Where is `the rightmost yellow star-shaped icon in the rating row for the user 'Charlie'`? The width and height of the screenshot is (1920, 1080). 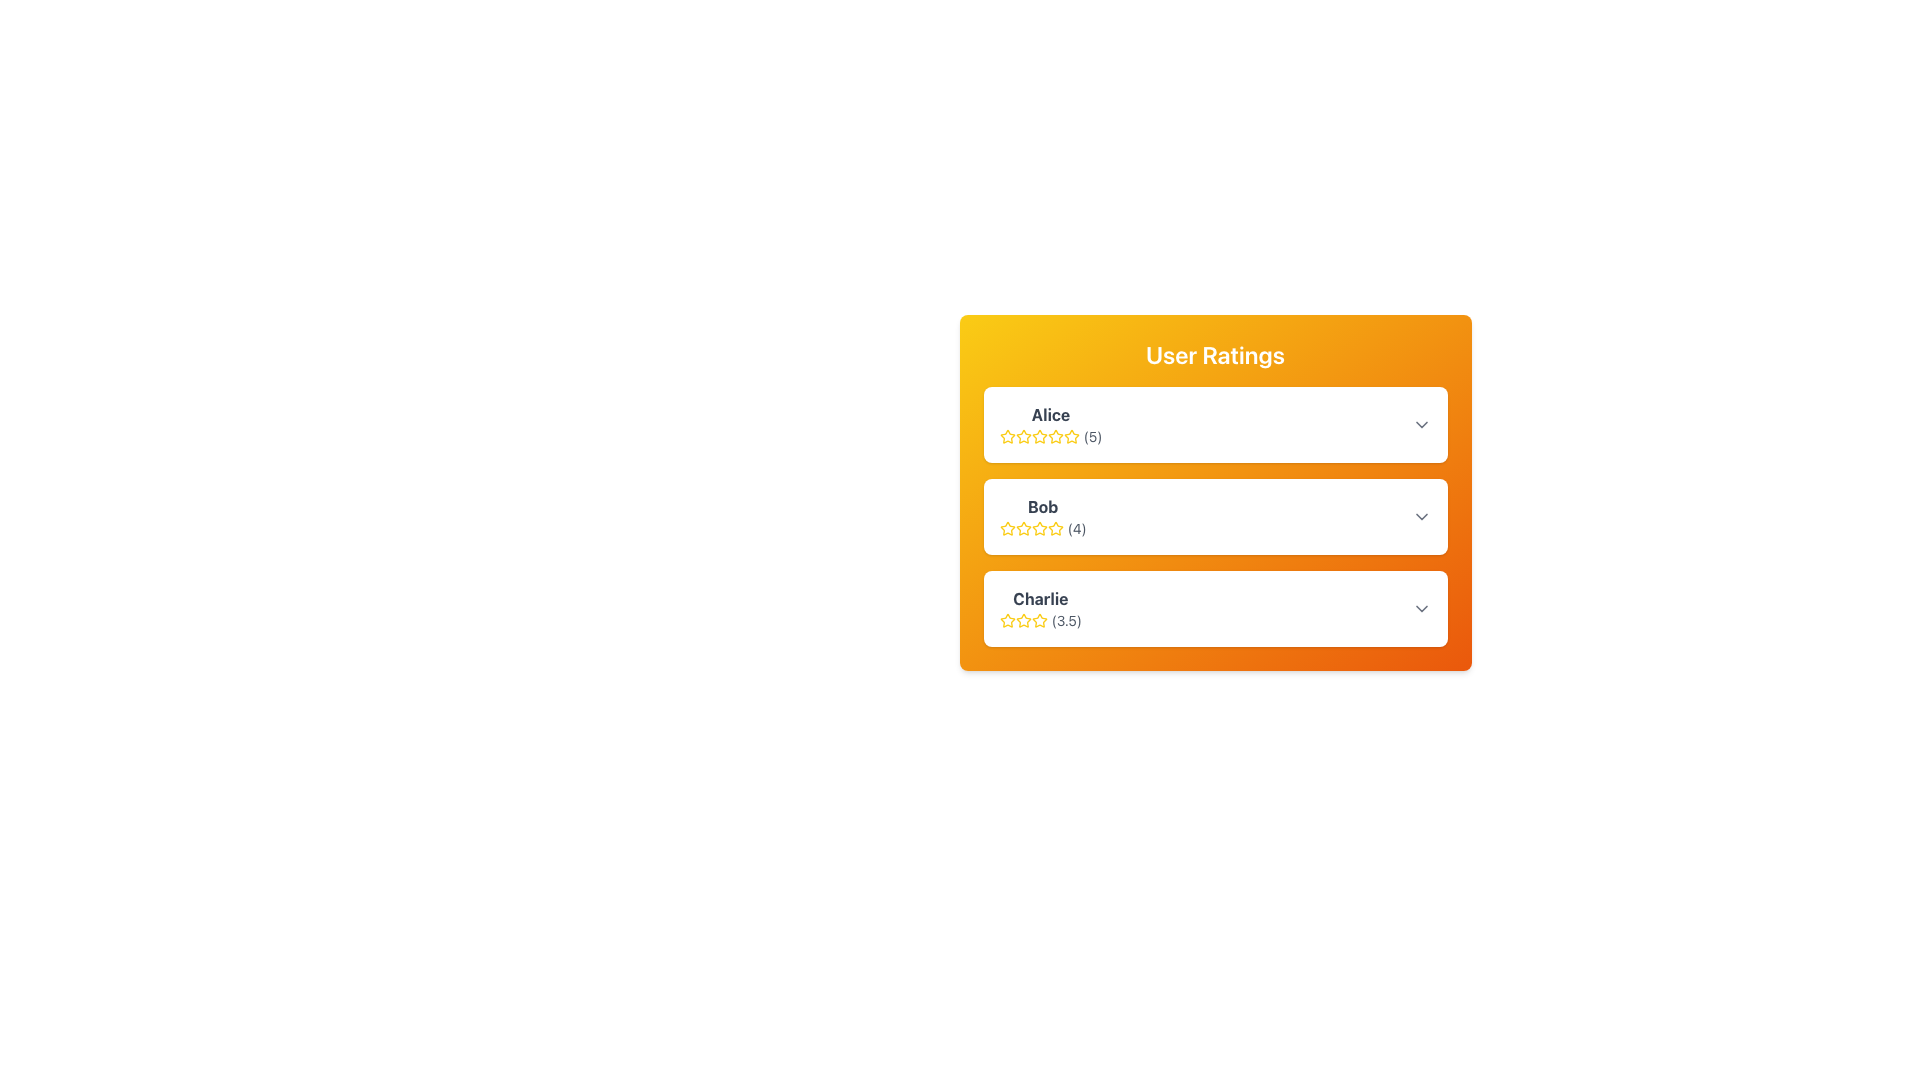
the rightmost yellow star-shaped icon in the rating row for the user 'Charlie' is located at coordinates (1007, 619).